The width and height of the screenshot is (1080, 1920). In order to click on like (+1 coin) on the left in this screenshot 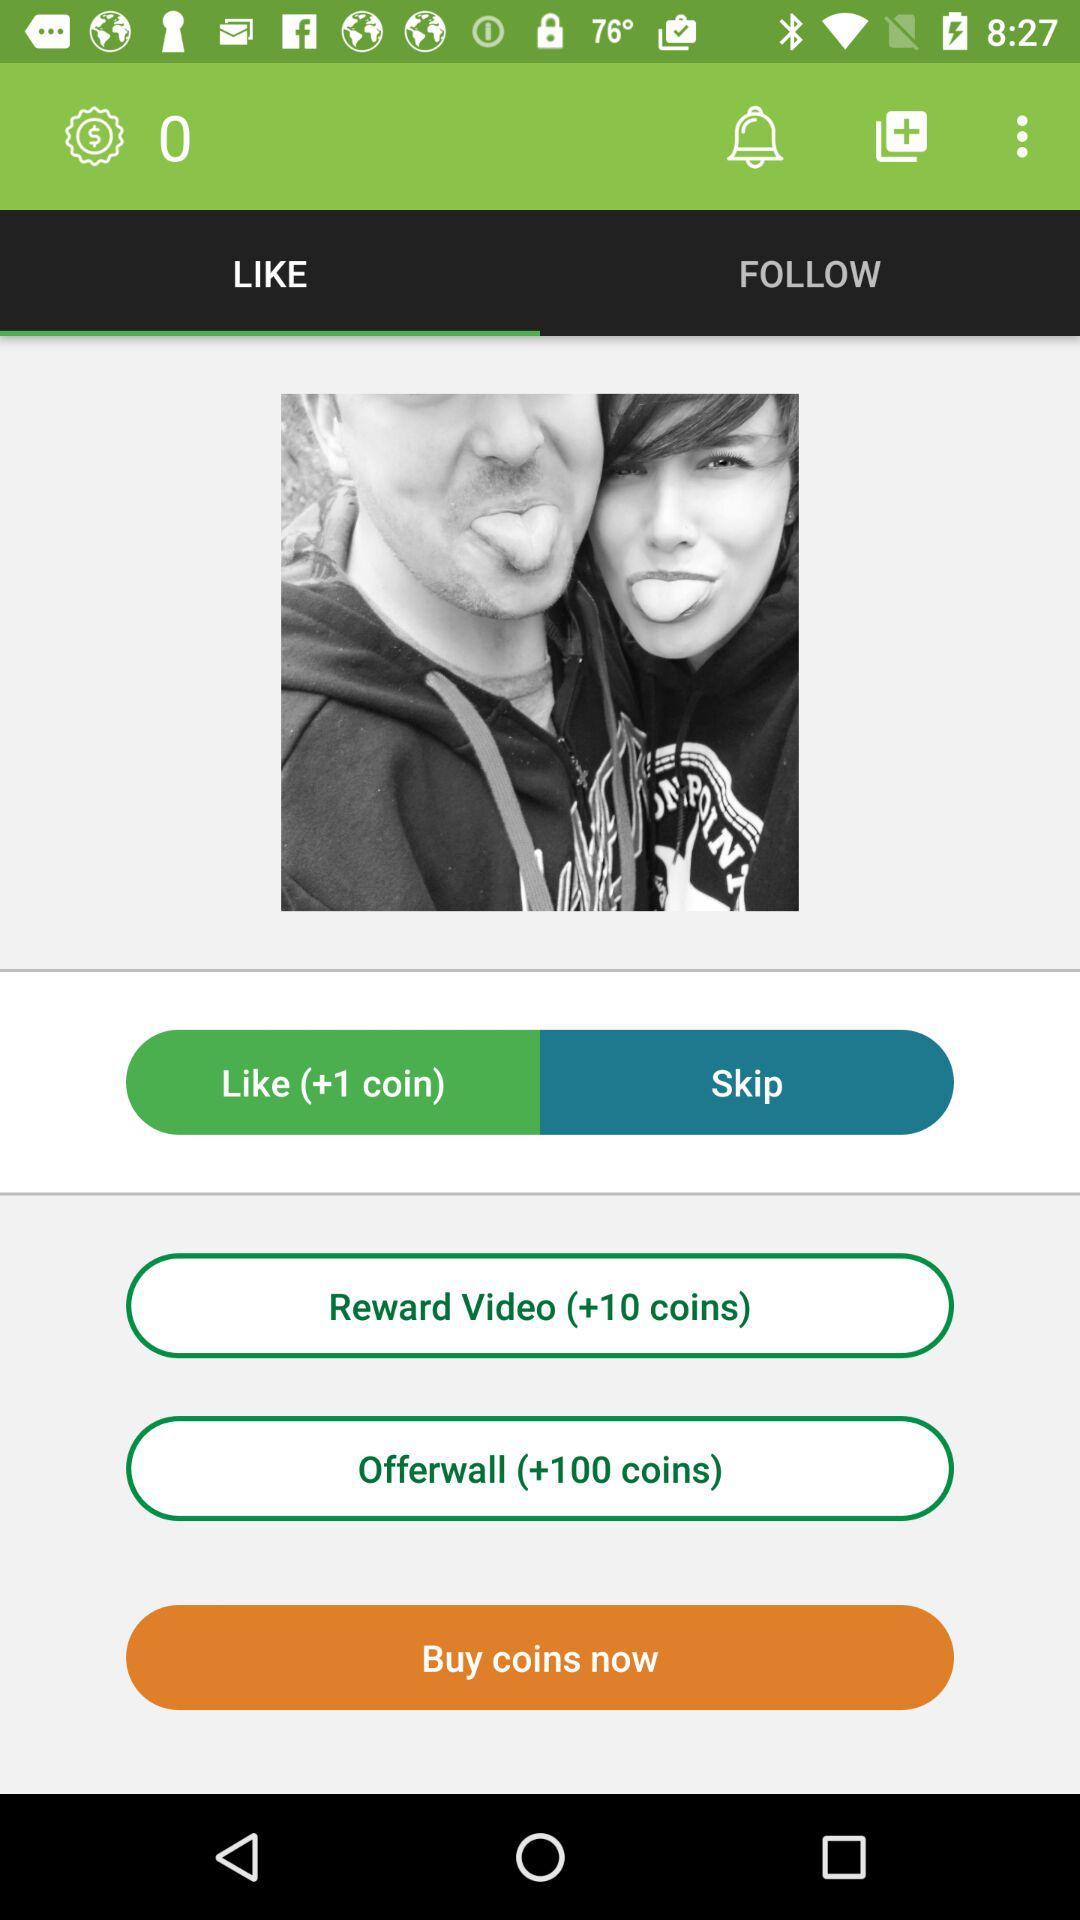, I will do `click(331, 1081)`.